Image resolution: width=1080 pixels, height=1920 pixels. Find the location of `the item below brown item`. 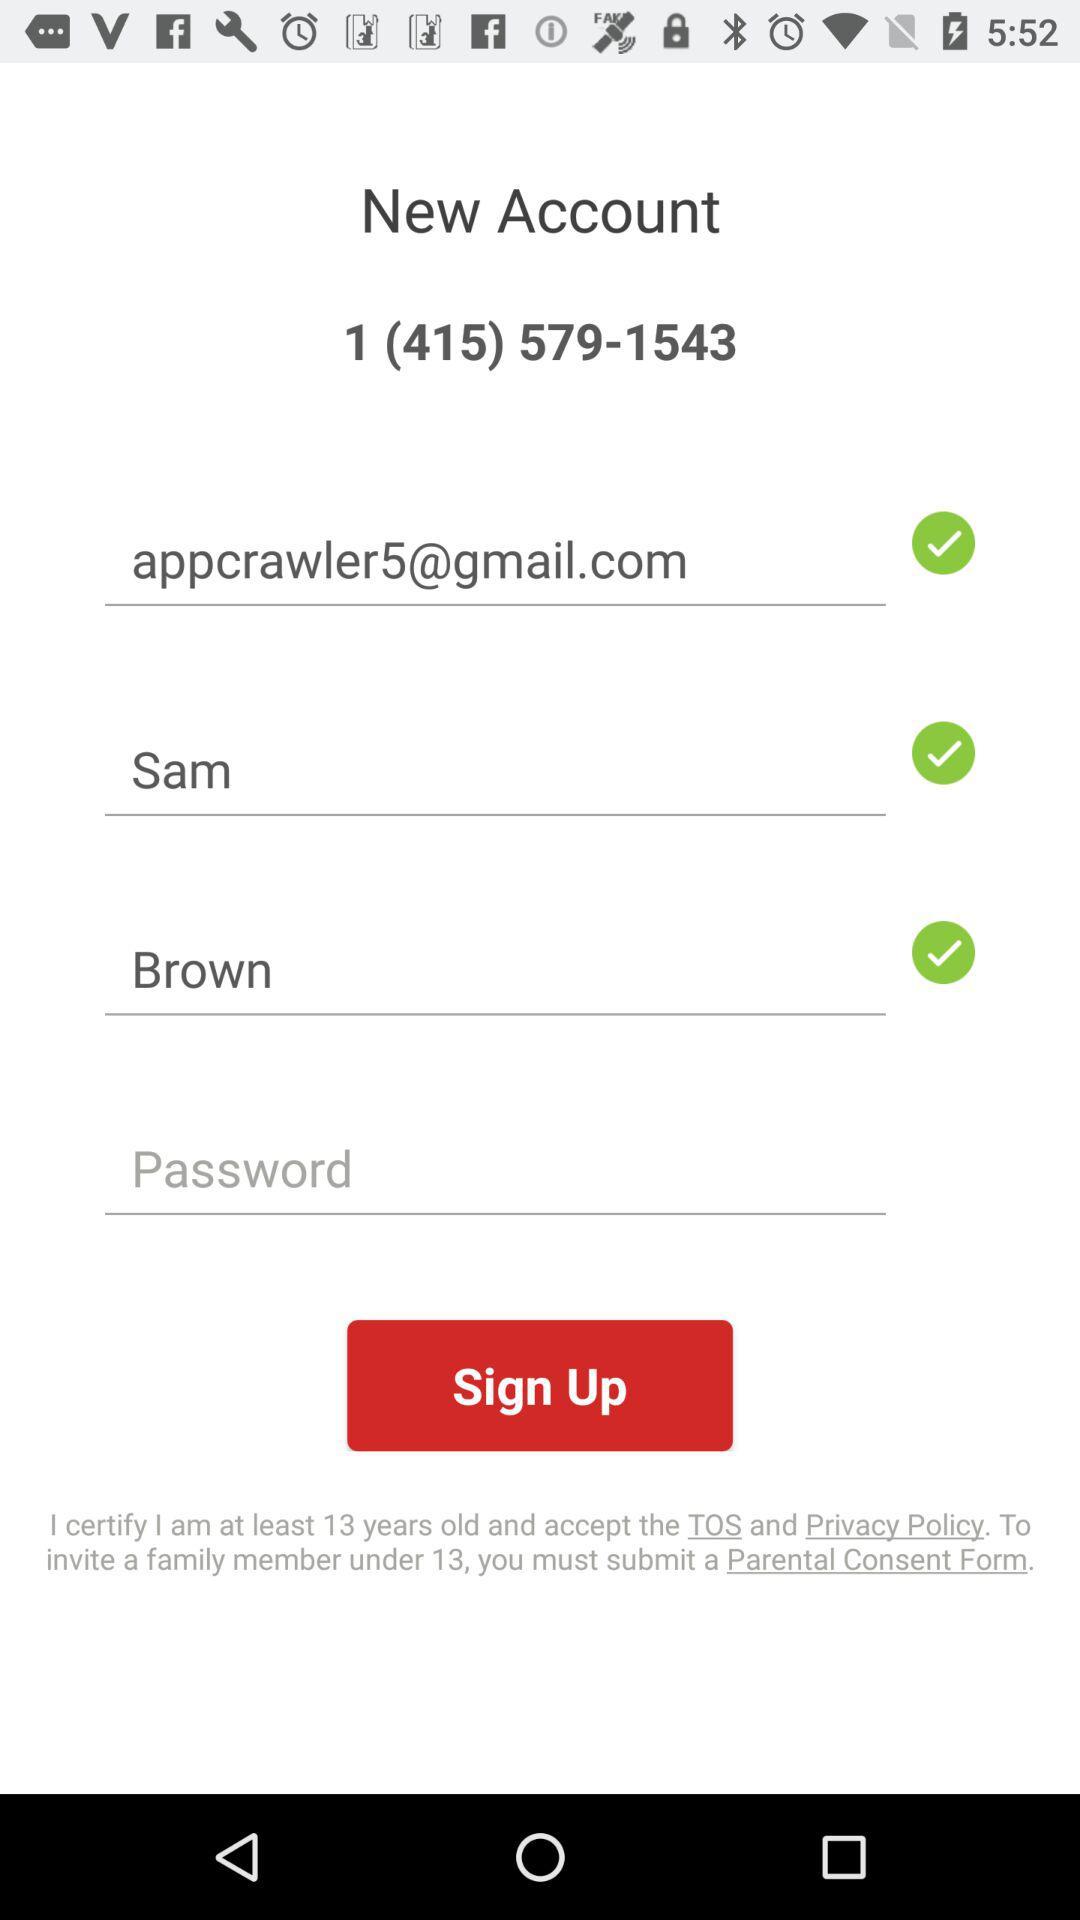

the item below brown item is located at coordinates (495, 1167).